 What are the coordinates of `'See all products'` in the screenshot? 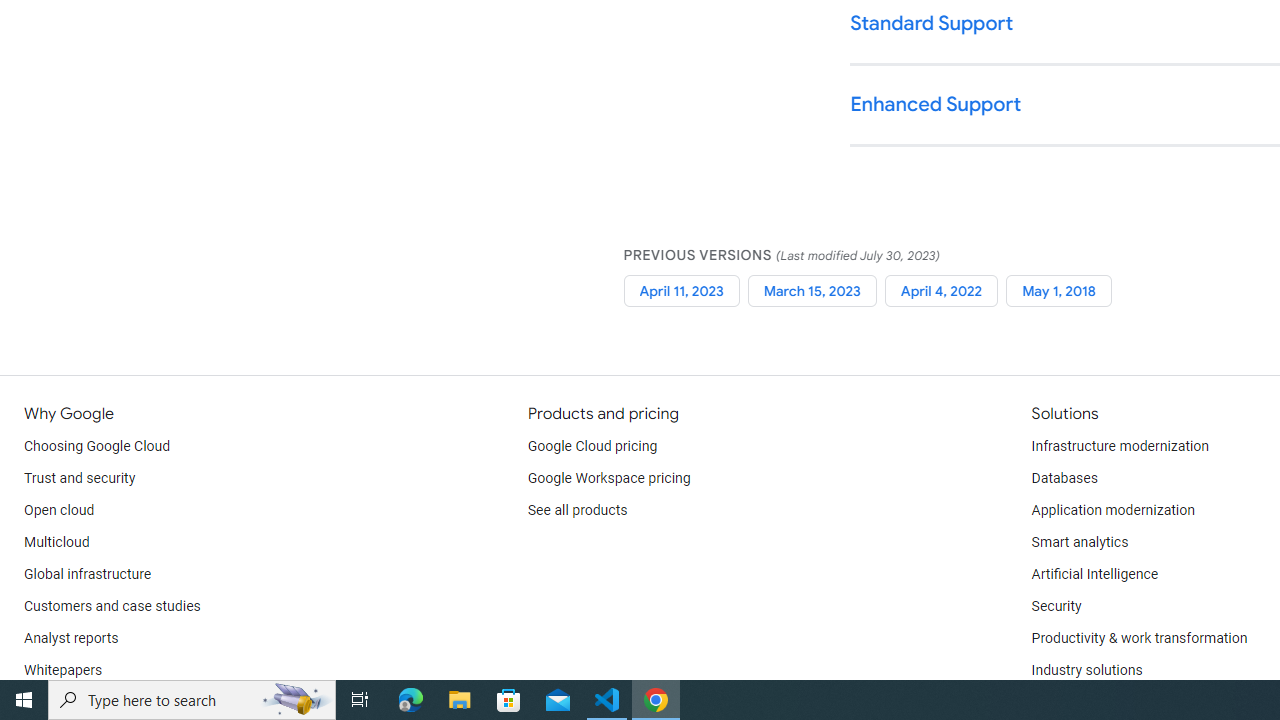 It's located at (576, 510).